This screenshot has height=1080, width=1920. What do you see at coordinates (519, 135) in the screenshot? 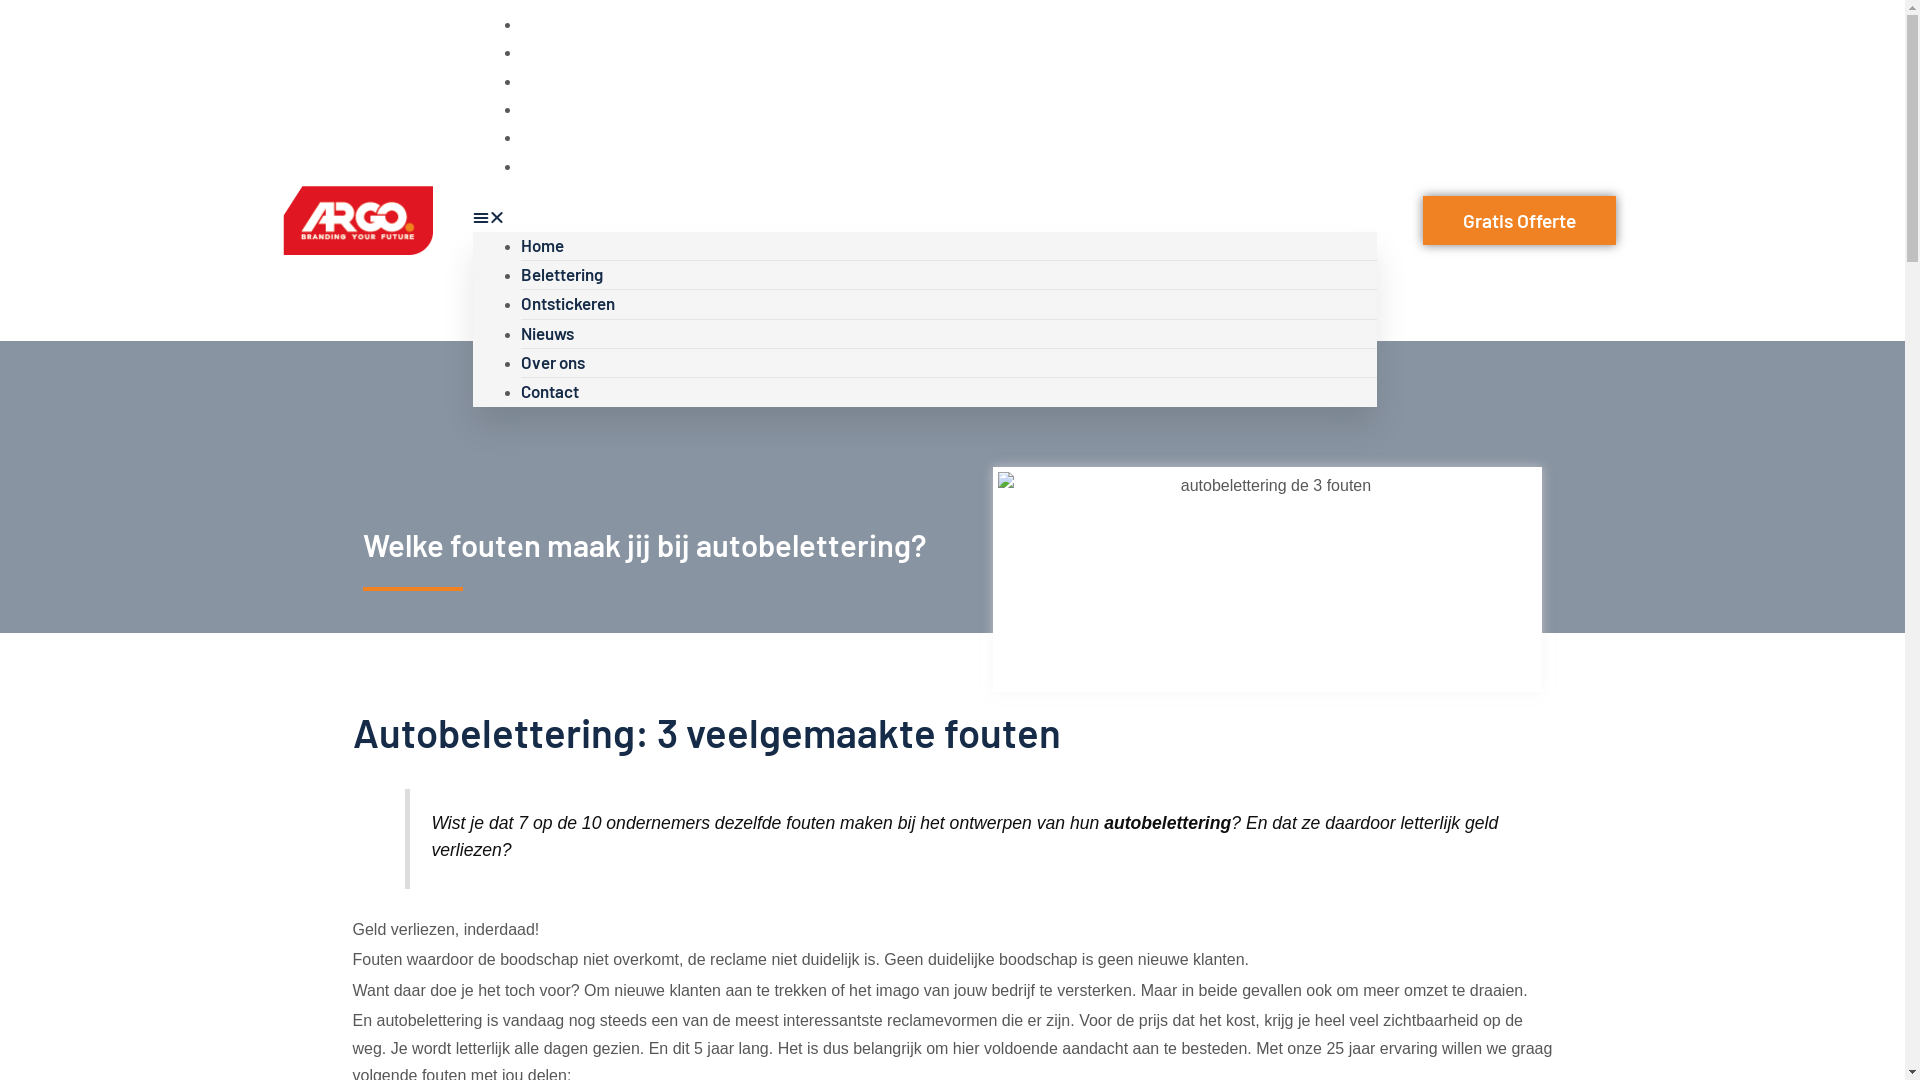
I see `'Over ons'` at bounding box center [519, 135].